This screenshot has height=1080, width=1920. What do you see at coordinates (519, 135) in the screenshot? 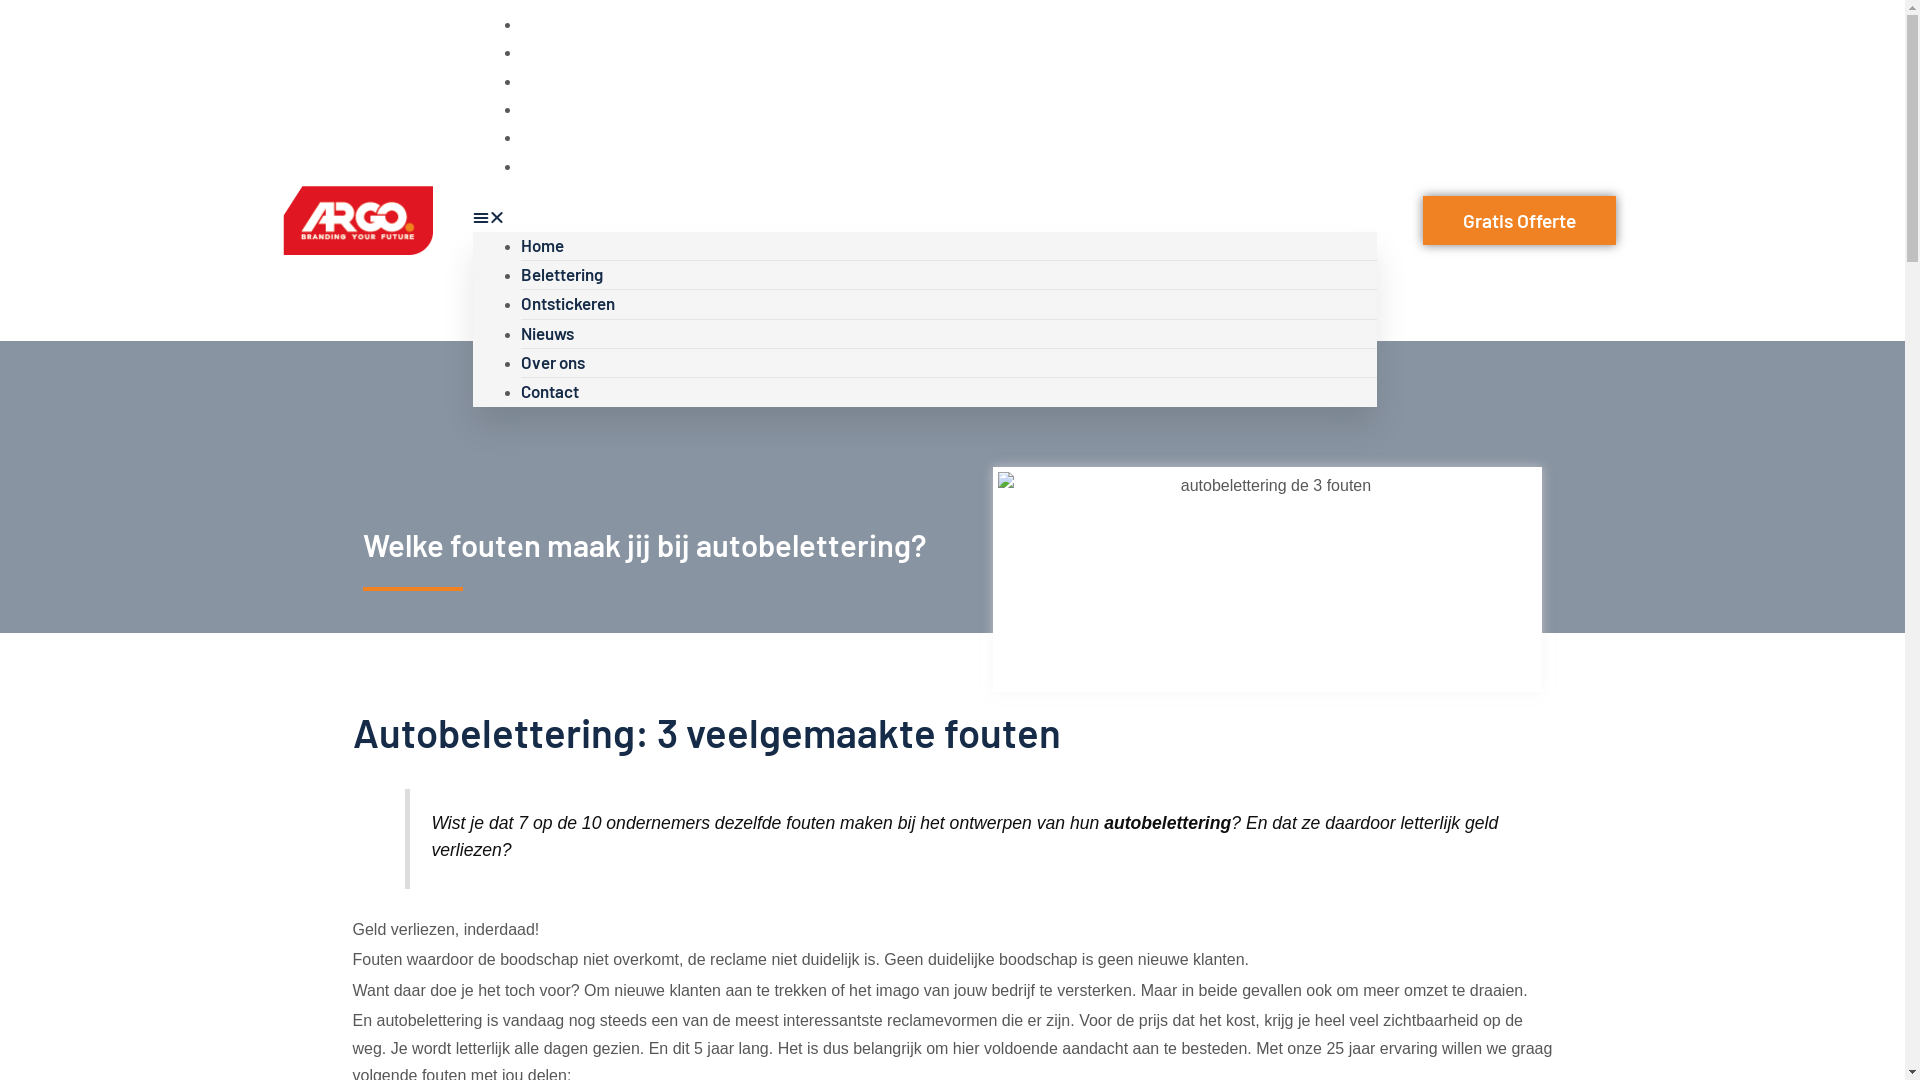
I see `'Over ons'` at bounding box center [519, 135].